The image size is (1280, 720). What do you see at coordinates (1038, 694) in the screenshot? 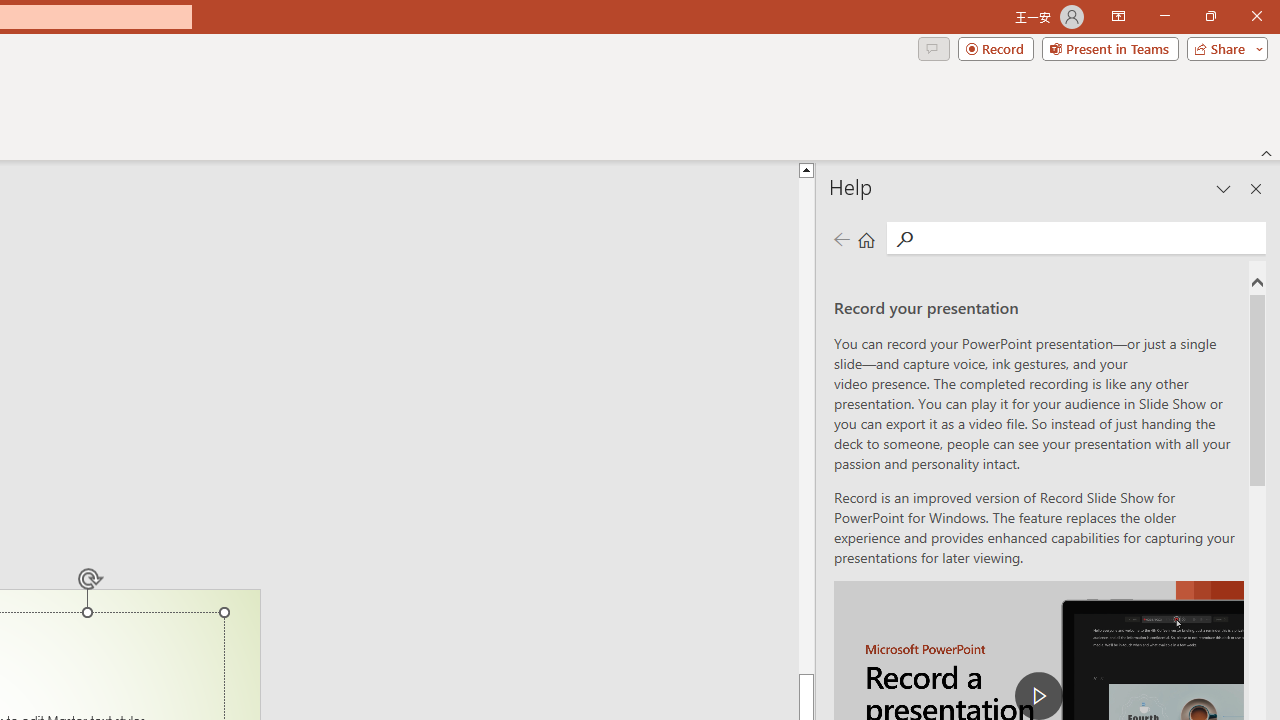
I see `'play Record a Presentation'` at bounding box center [1038, 694].